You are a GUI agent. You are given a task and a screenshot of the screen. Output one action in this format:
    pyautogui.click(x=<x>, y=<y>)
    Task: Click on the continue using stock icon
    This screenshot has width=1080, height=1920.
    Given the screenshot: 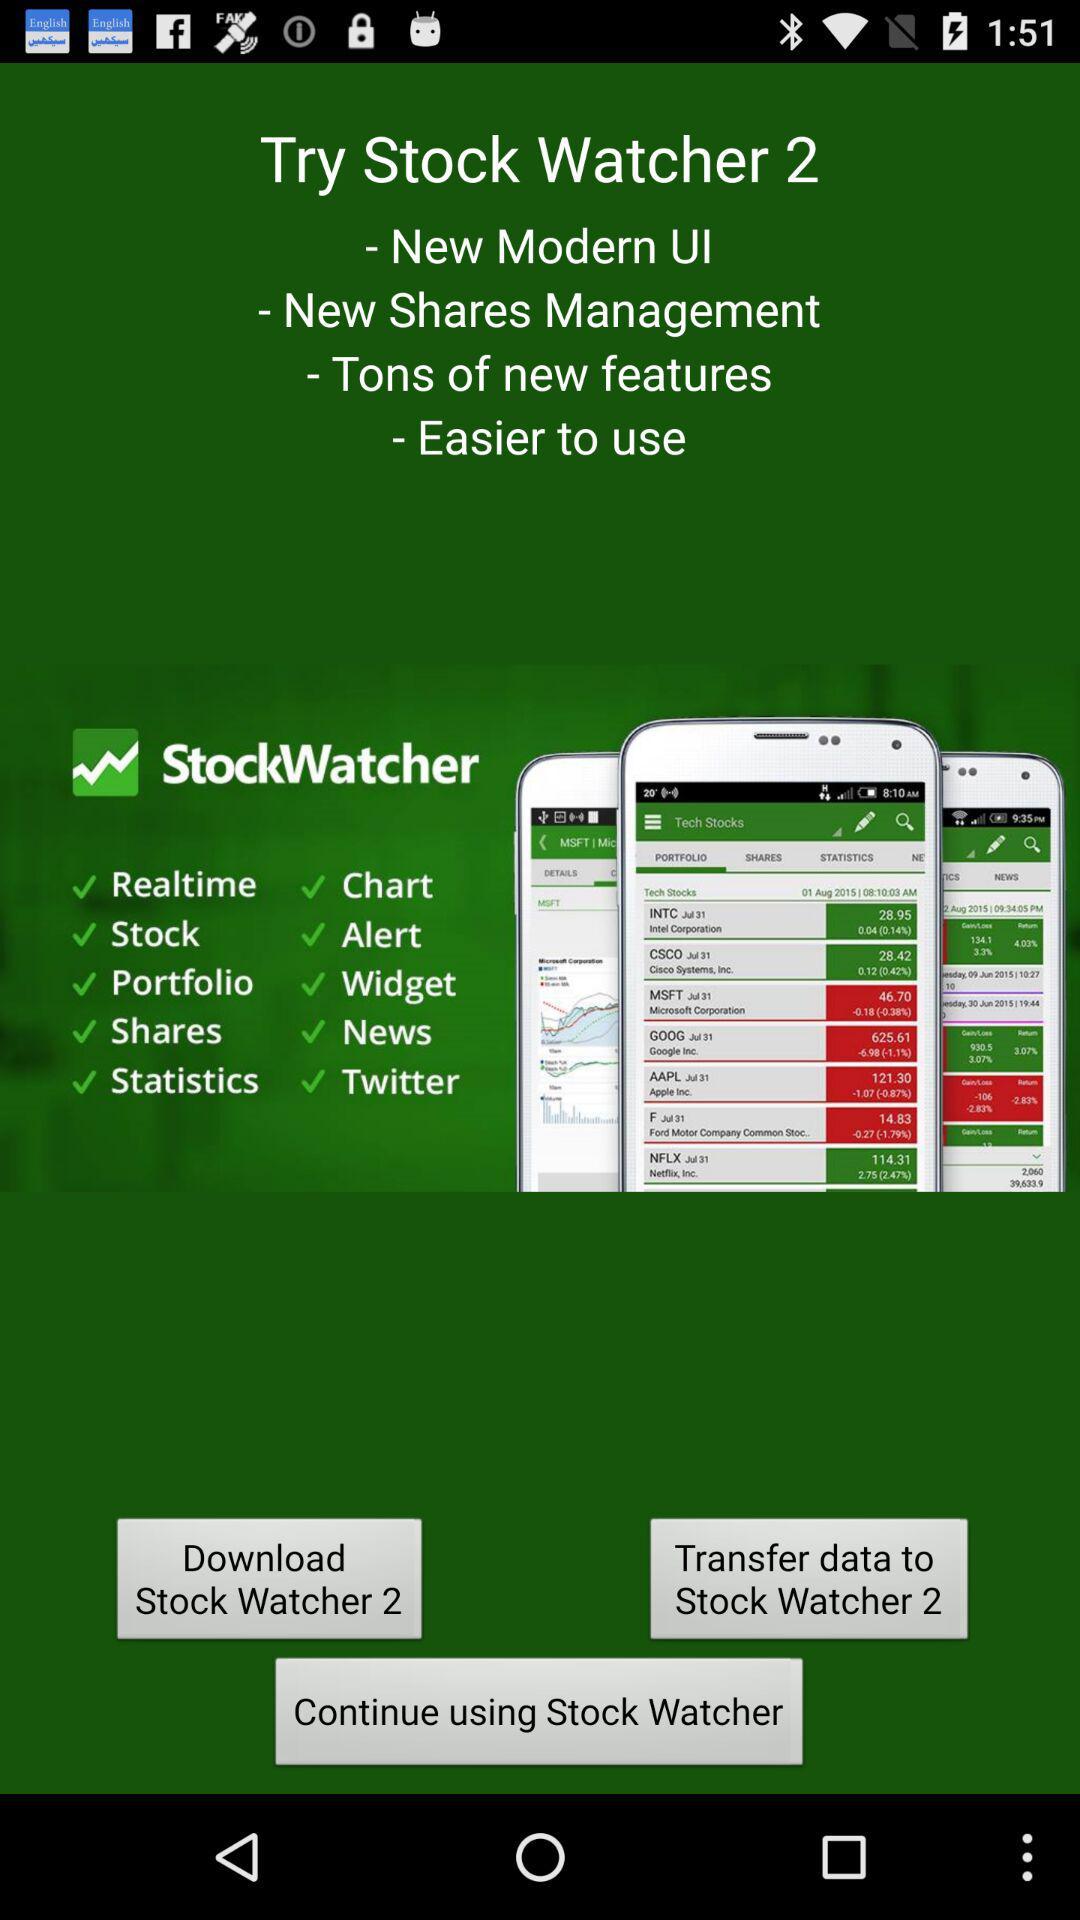 What is the action you would take?
    pyautogui.click(x=538, y=1716)
    